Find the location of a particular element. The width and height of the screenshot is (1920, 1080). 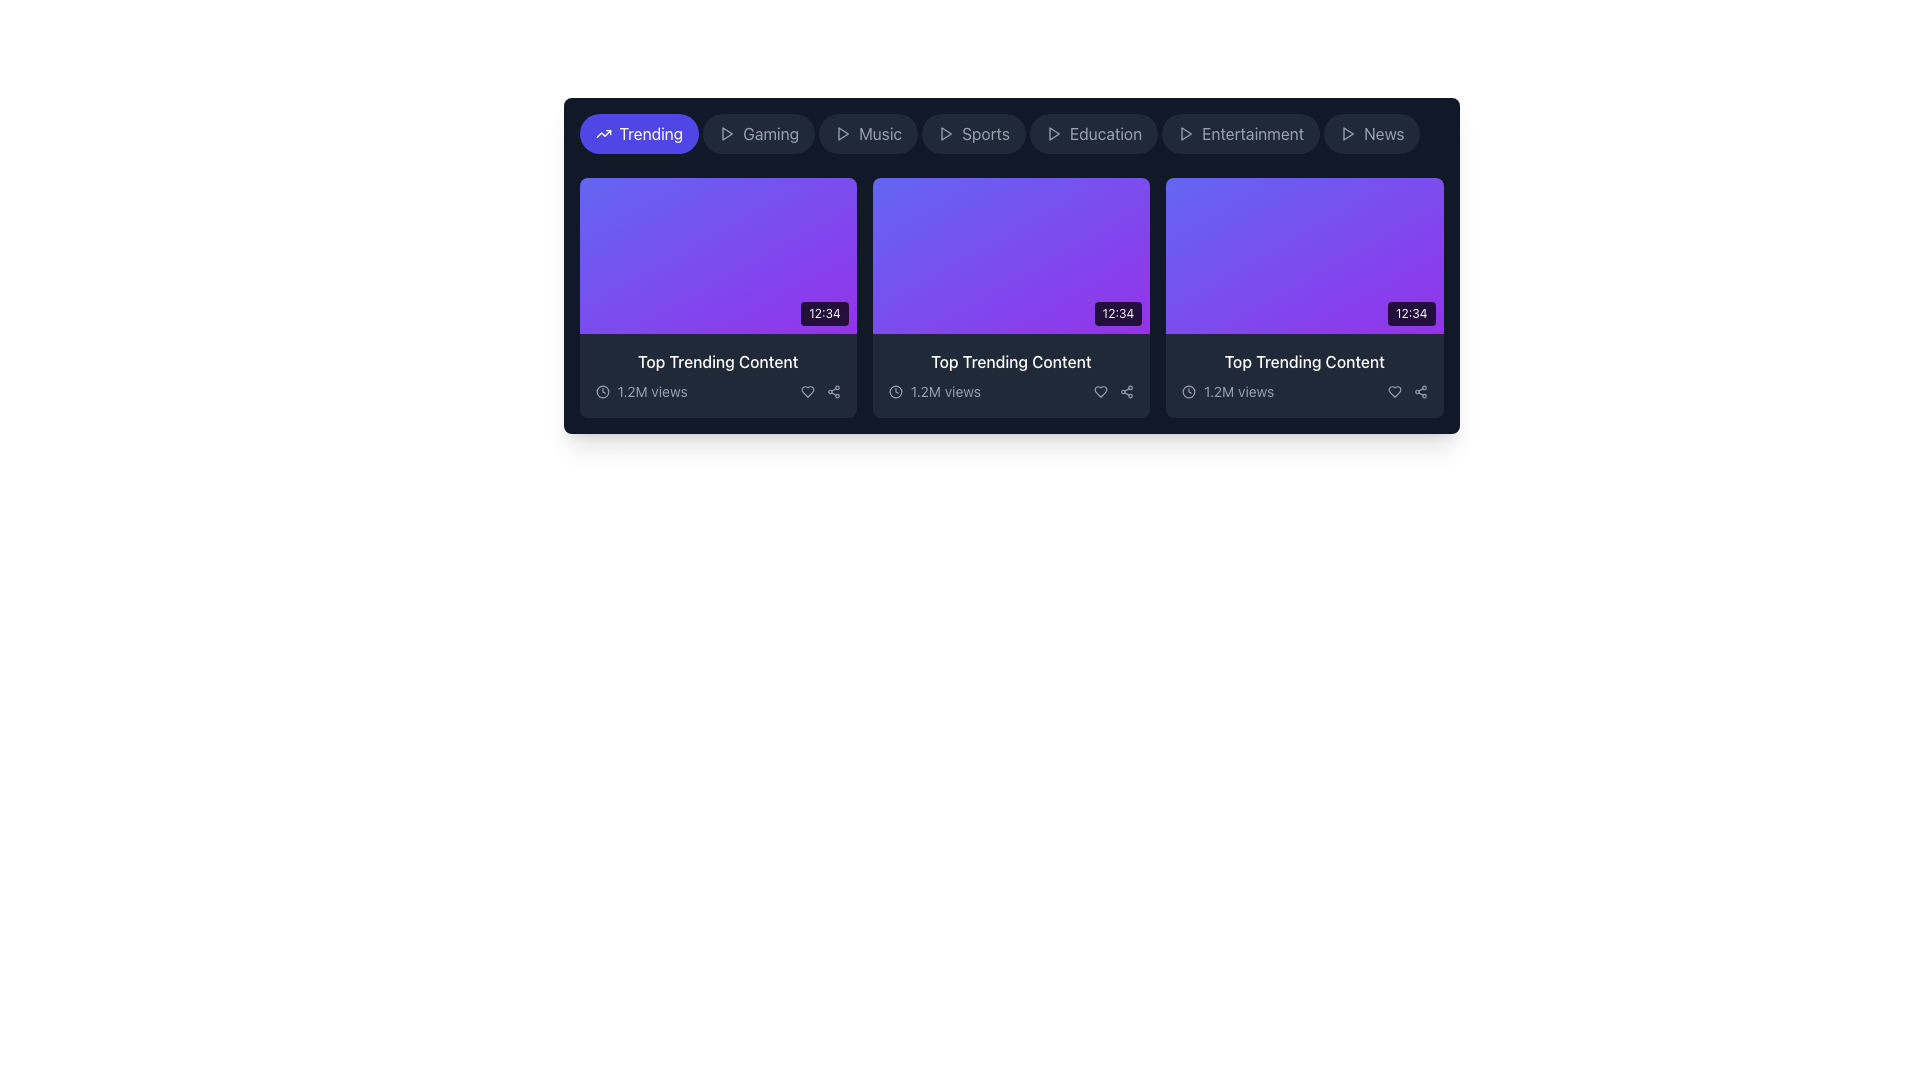

the 'News' section in the rightmost interactive button of the horizontal navigation menu is located at coordinates (1383, 134).